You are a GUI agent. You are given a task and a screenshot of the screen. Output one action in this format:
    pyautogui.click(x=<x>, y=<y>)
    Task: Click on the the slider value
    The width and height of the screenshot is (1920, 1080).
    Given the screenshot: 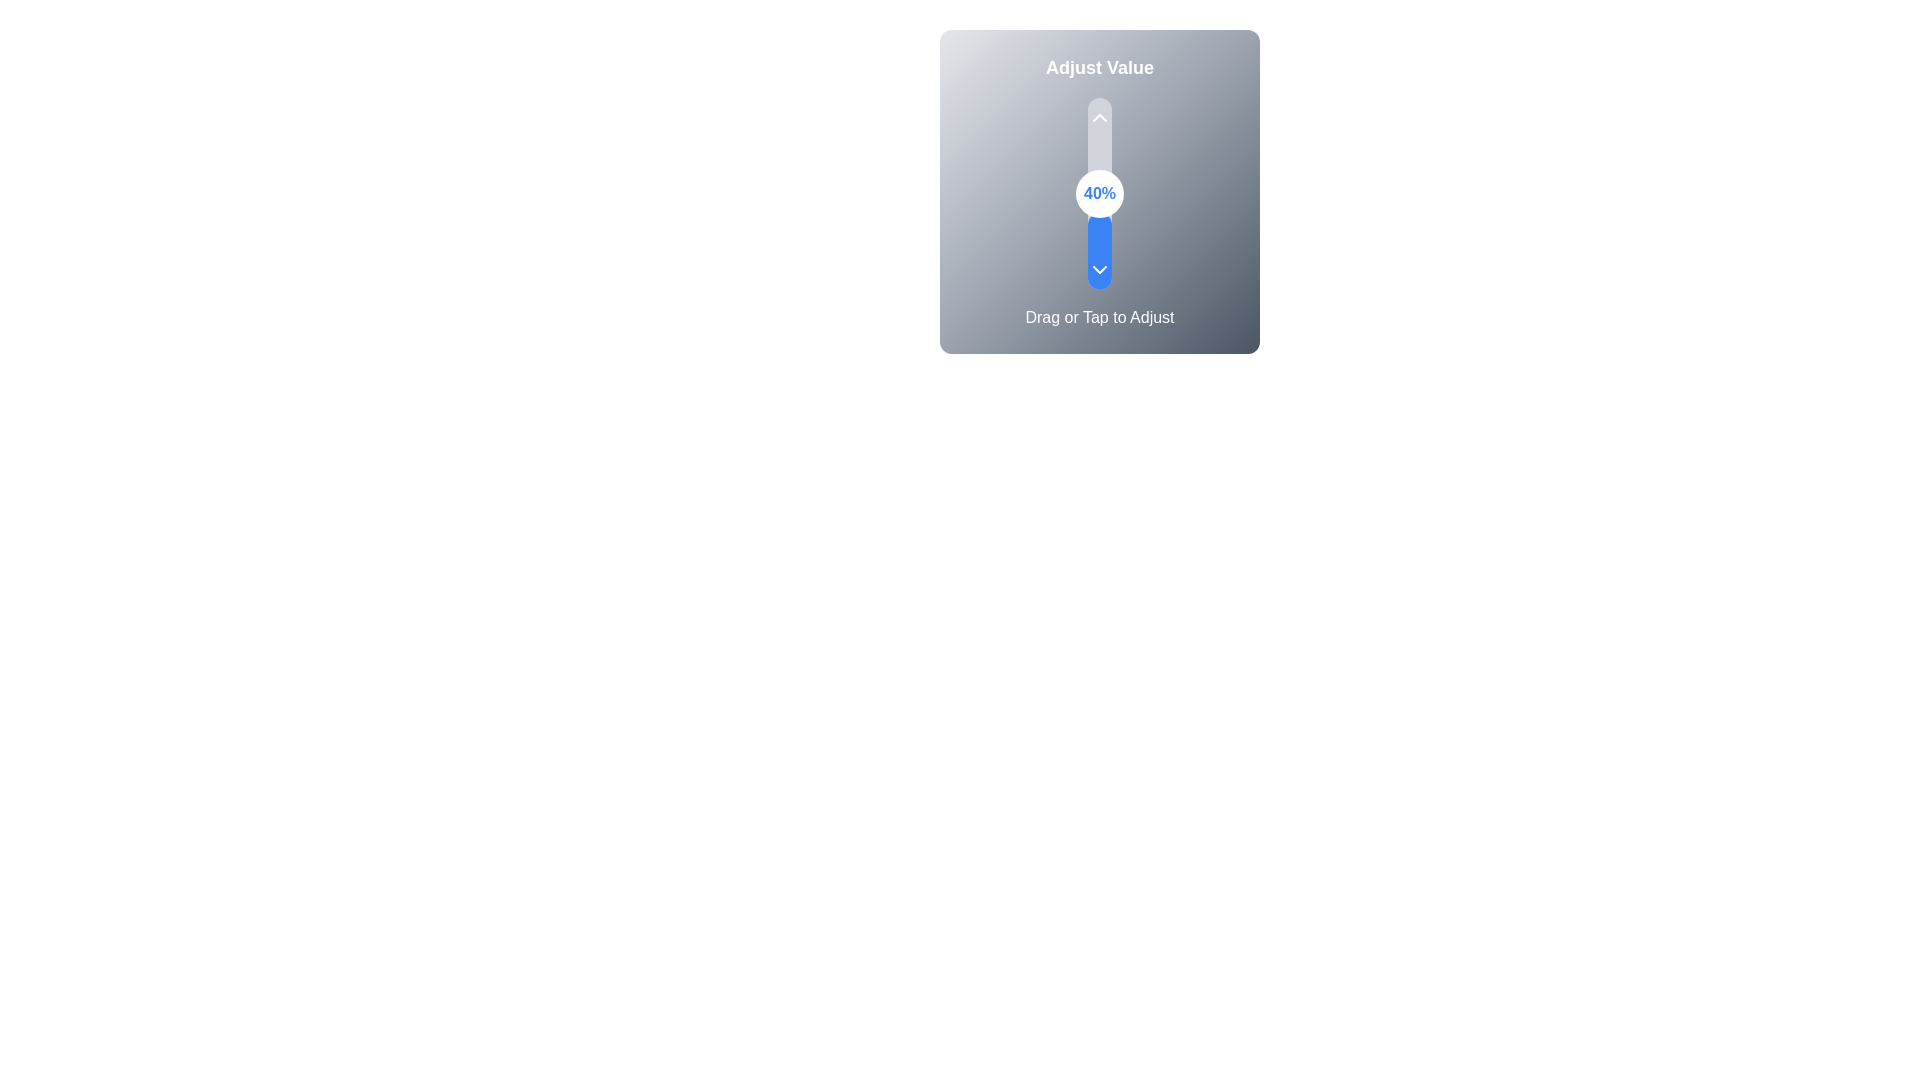 What is the action you would take?
    pyautogui.click(x=1098, y=254)
    